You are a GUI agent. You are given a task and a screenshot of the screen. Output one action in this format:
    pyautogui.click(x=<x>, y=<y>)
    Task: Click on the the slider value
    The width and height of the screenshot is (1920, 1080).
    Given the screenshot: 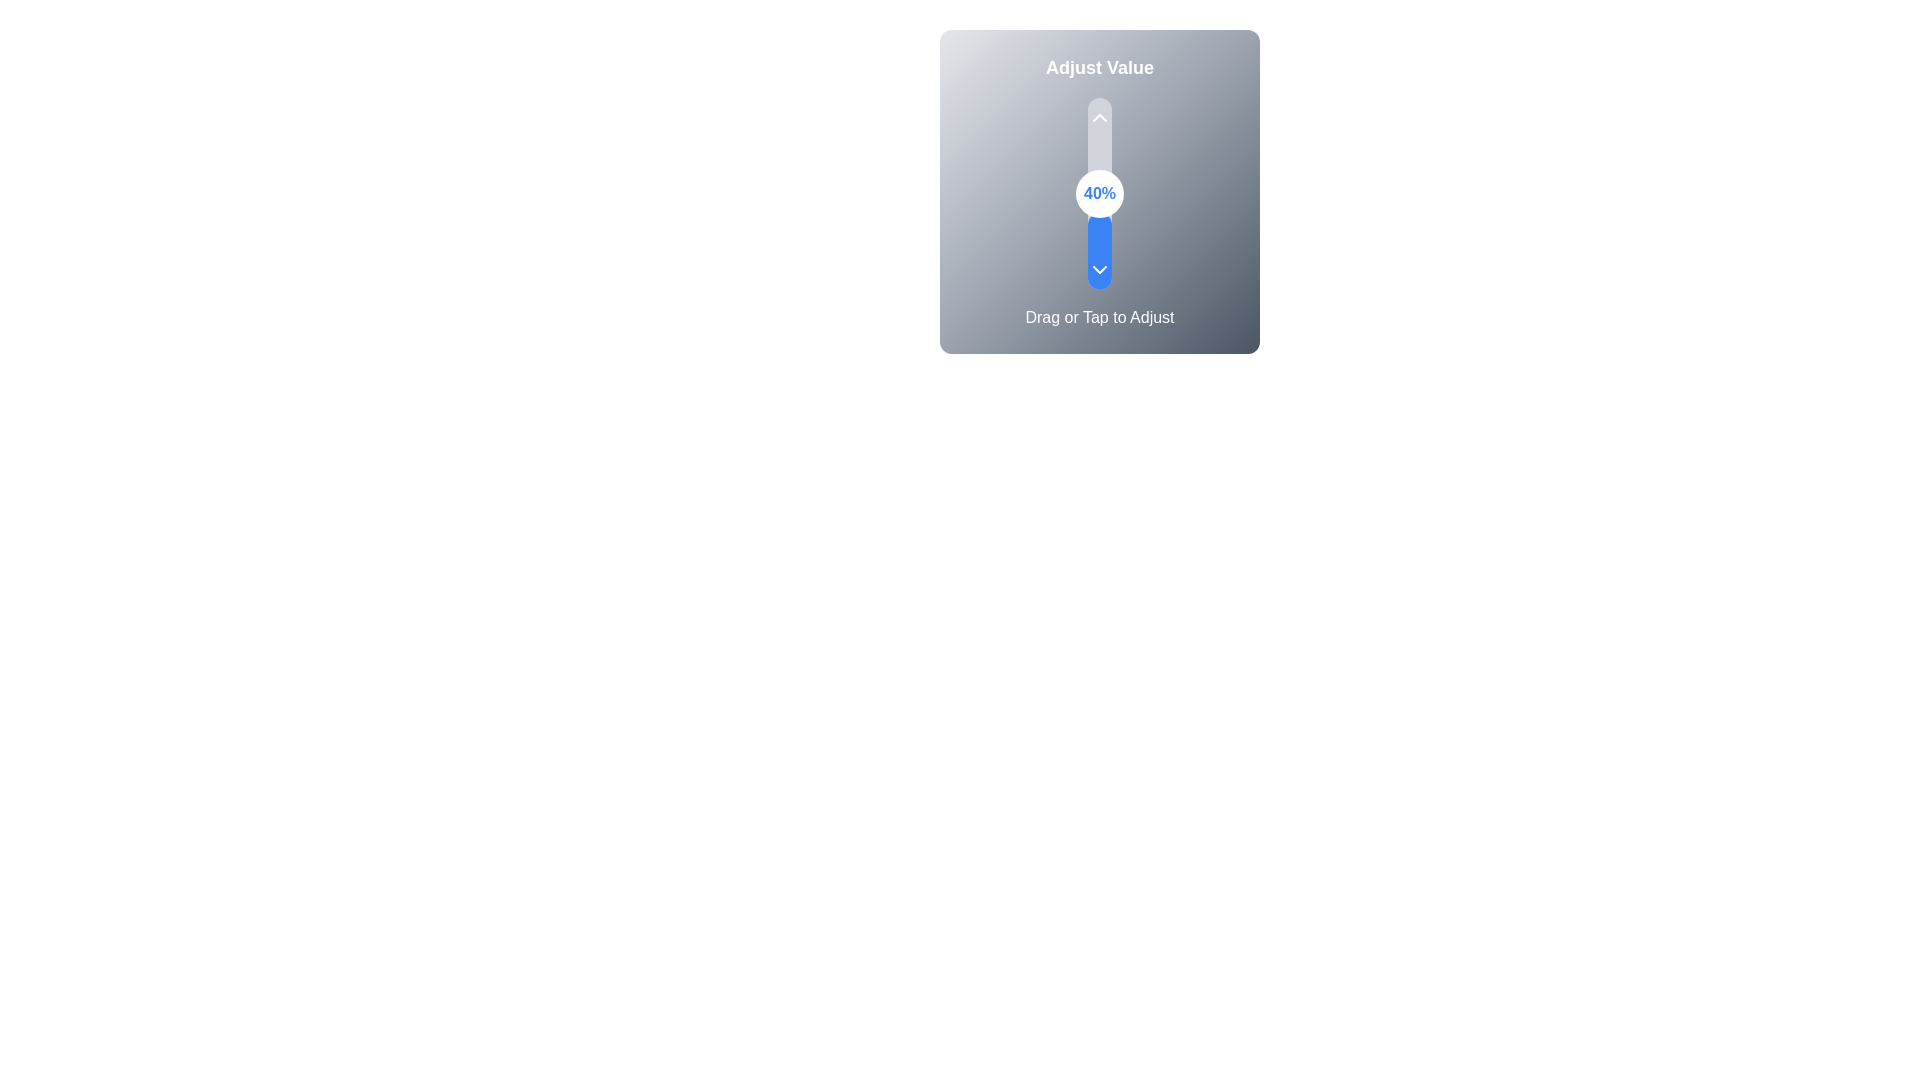 What is the action you would take?
    pyautogui.click(x=1098, y=254)
    